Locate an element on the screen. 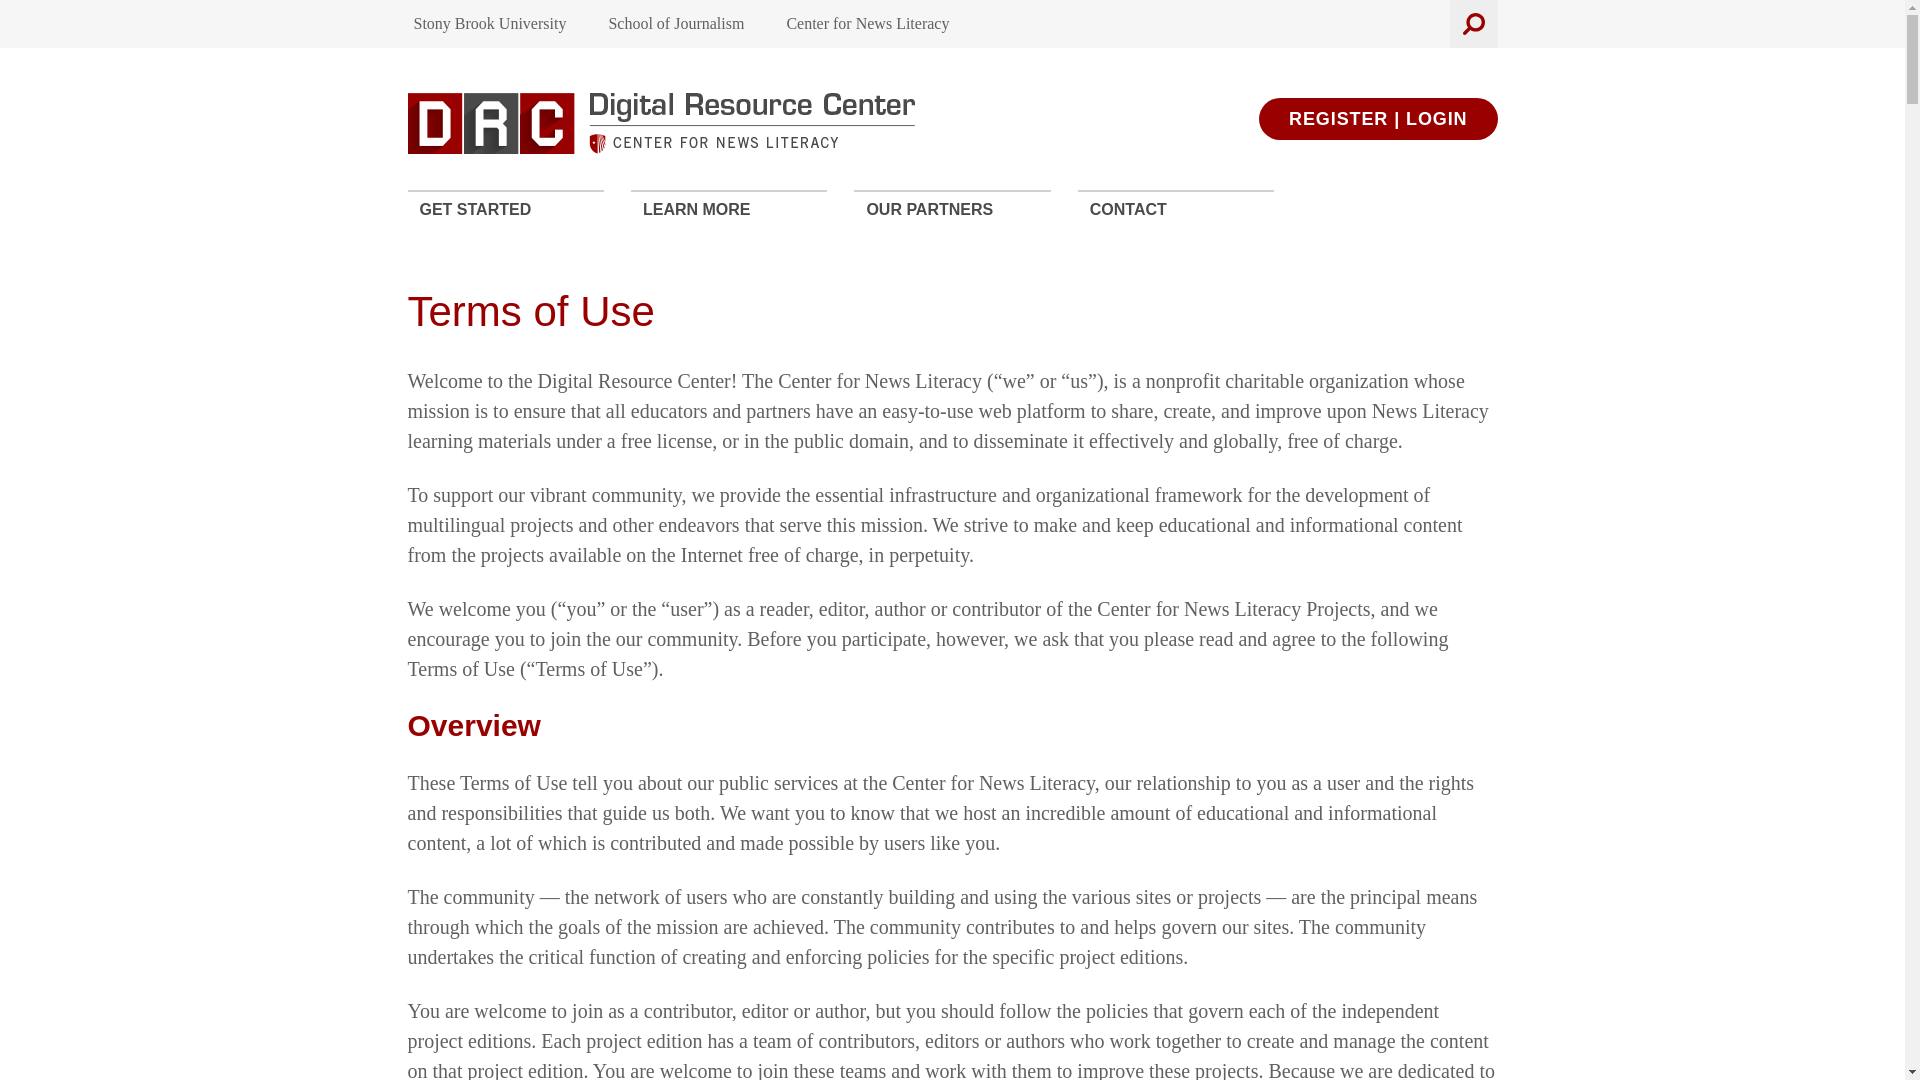 The height and width of the screenshot is (1080, 1920). 'School of Journalism' is located at coordinates (676, 23).